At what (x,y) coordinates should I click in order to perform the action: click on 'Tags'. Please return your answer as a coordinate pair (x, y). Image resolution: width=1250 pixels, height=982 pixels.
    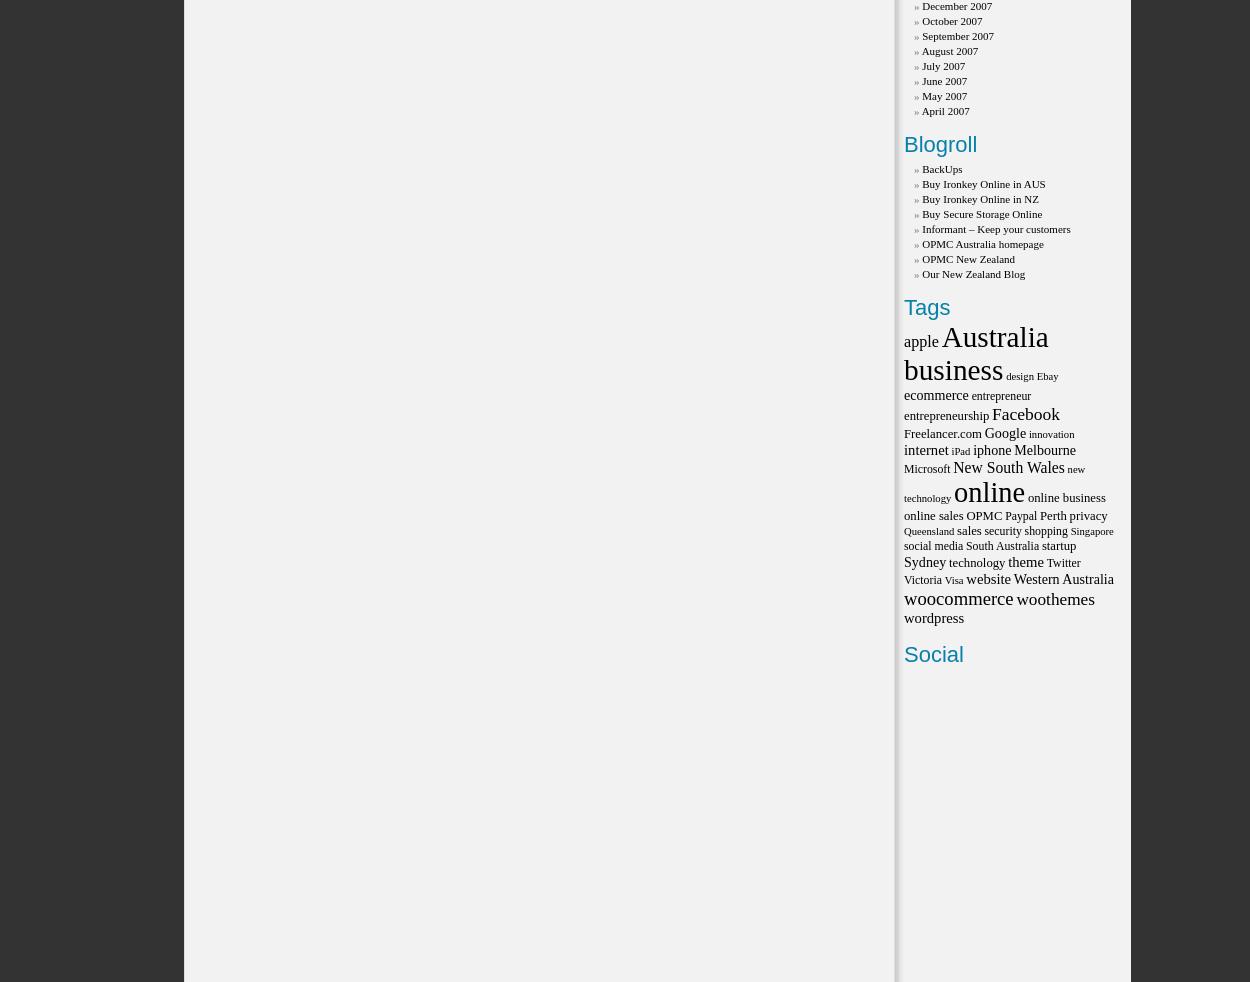
    Looking at the image, I should click on (927, 307).